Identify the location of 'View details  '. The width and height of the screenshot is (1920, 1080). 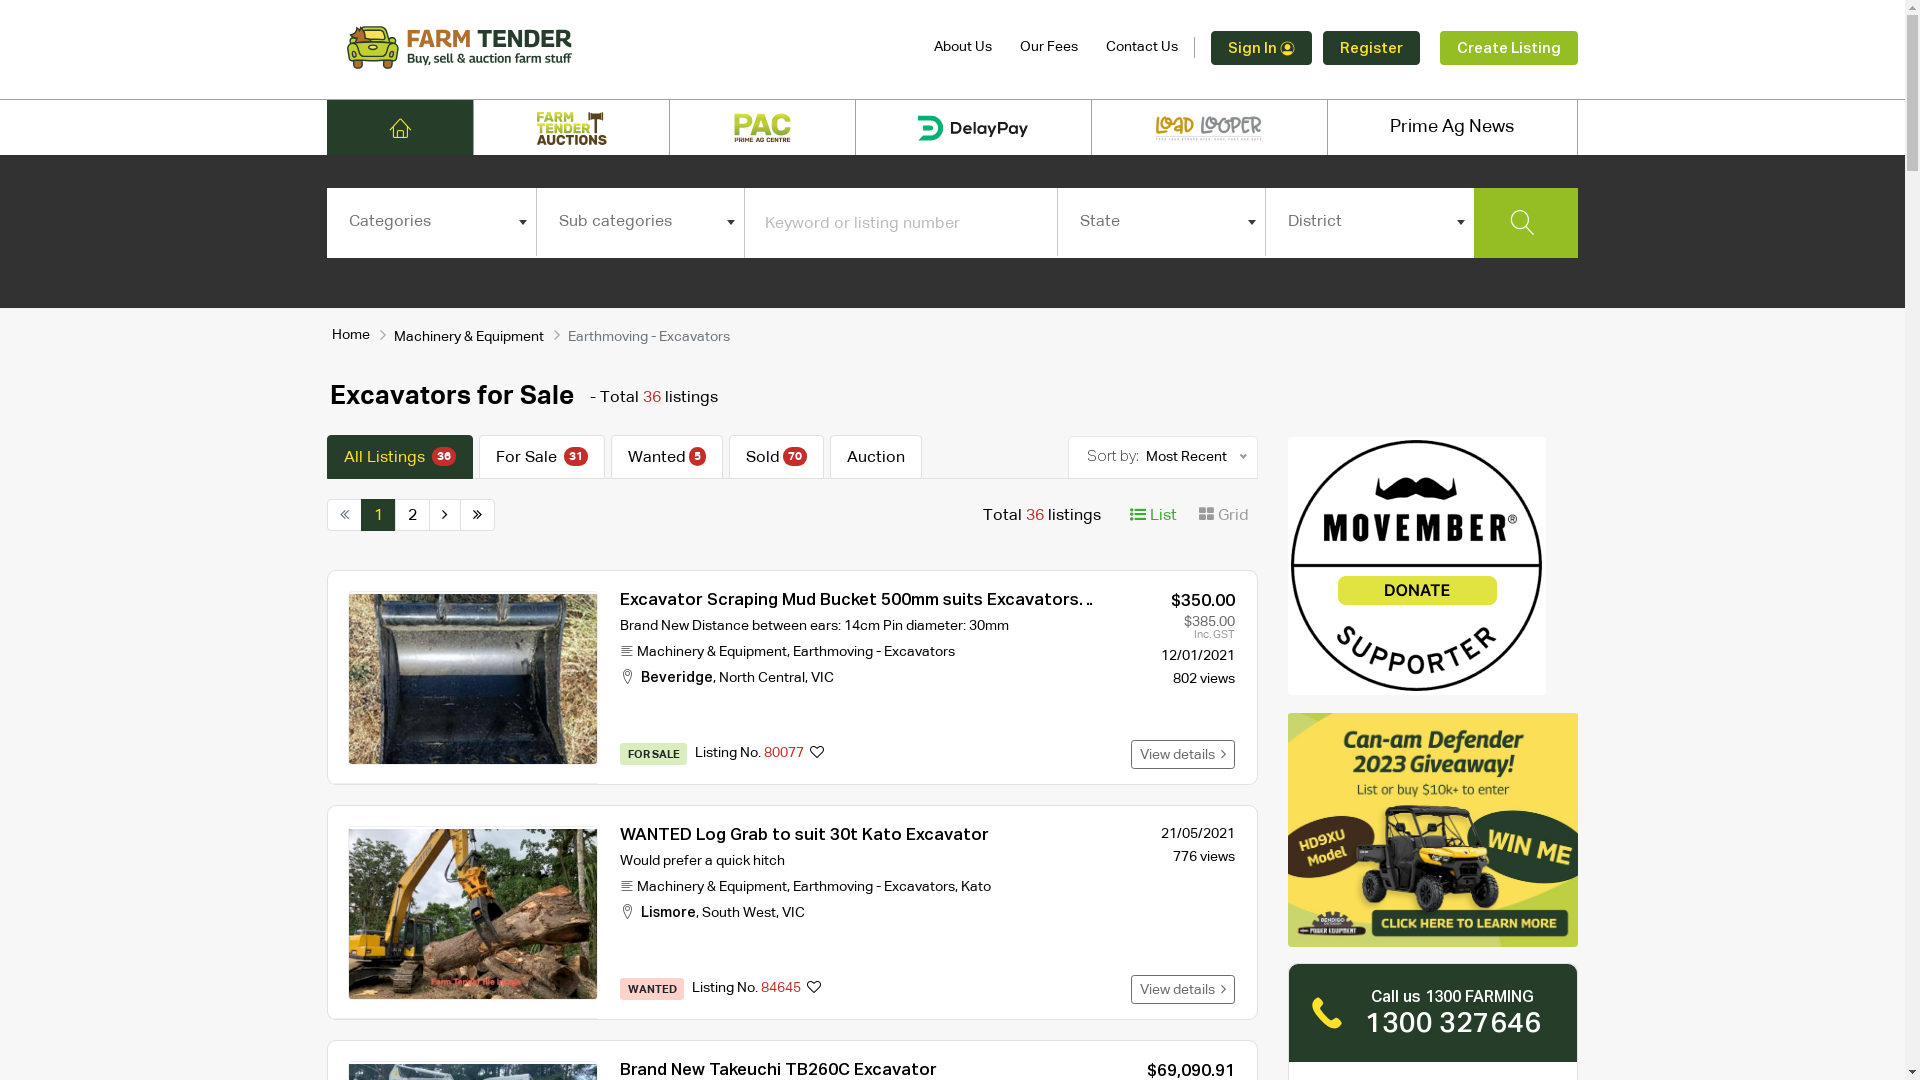
(1182, 988).